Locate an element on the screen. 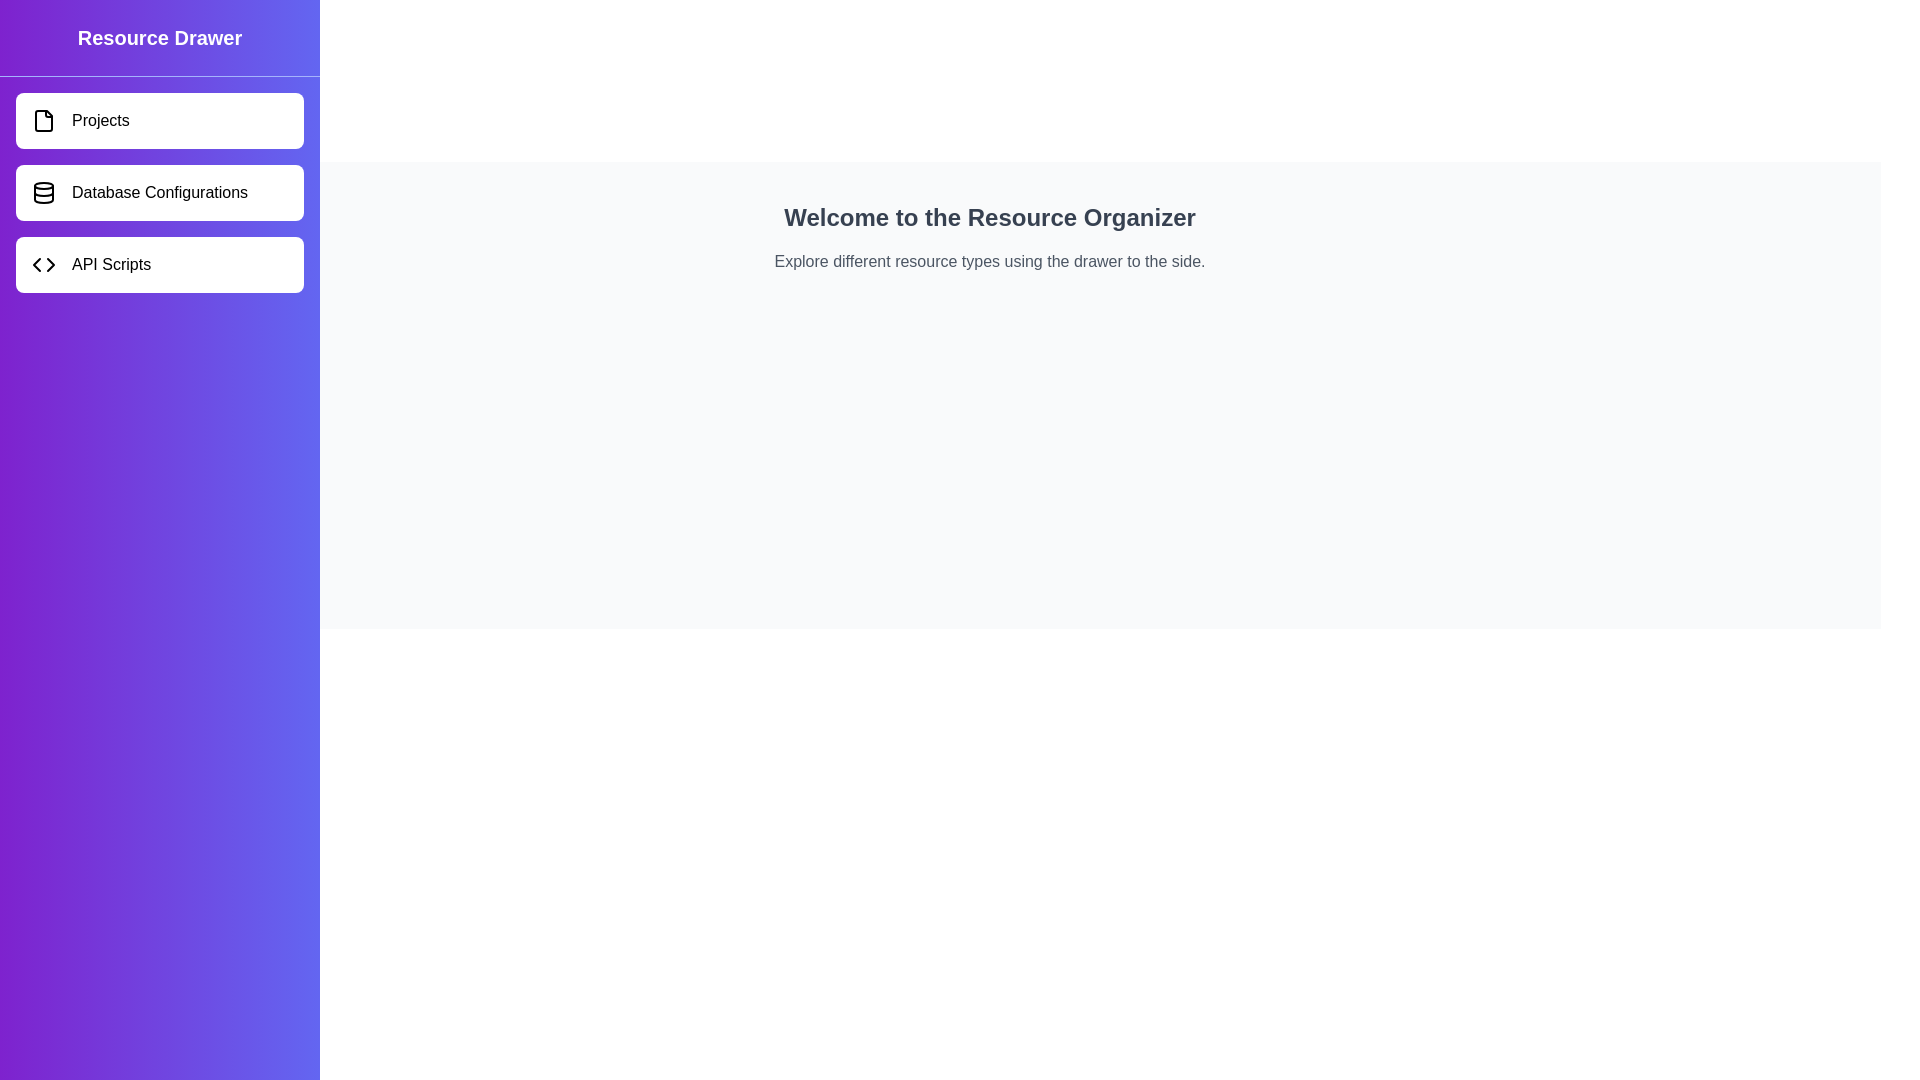 The height and width of the screenshot is (1080, 1920). the resource Database Configurations by clicking on its corresponding item in the drawer is located at coordinates (158, 192).